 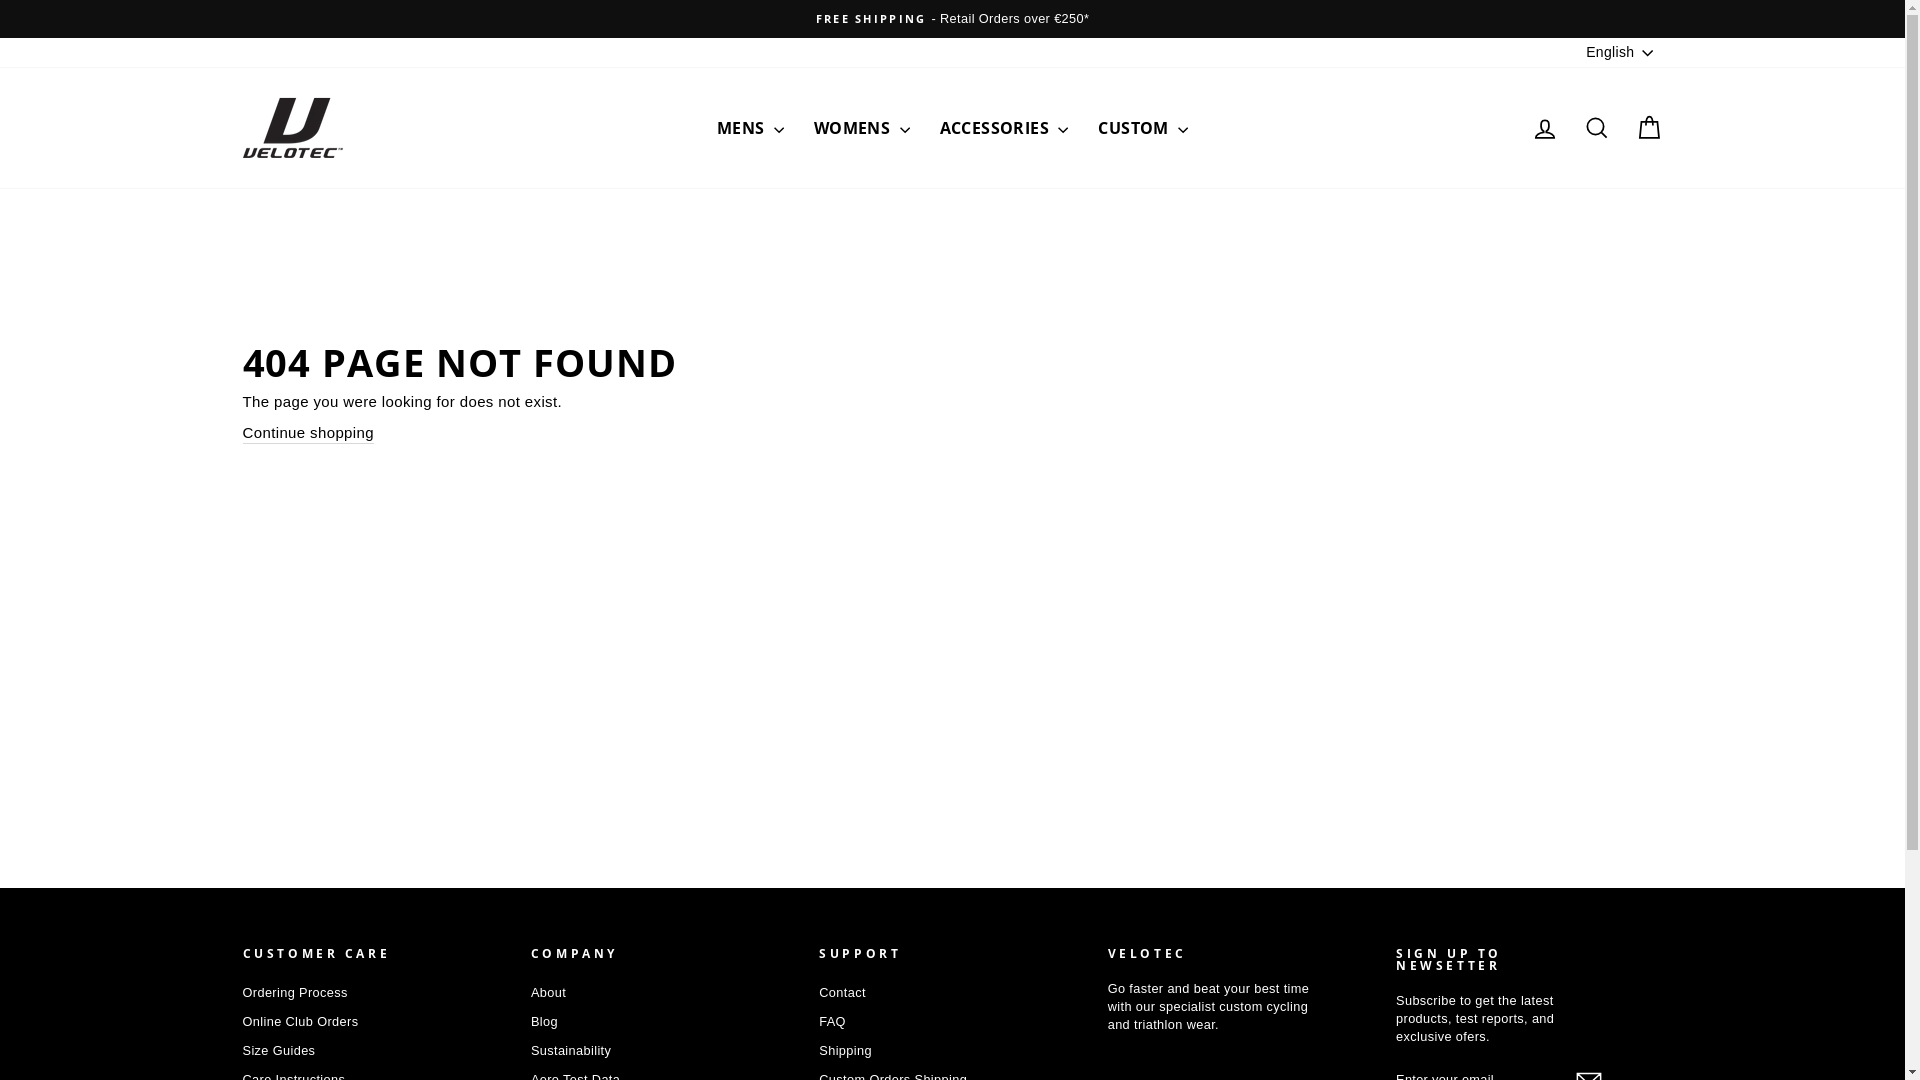 What do you see at coordinates (832, 1022) in the screenshot?
I see `'FAQ'` at bounding box center [832, 1022].